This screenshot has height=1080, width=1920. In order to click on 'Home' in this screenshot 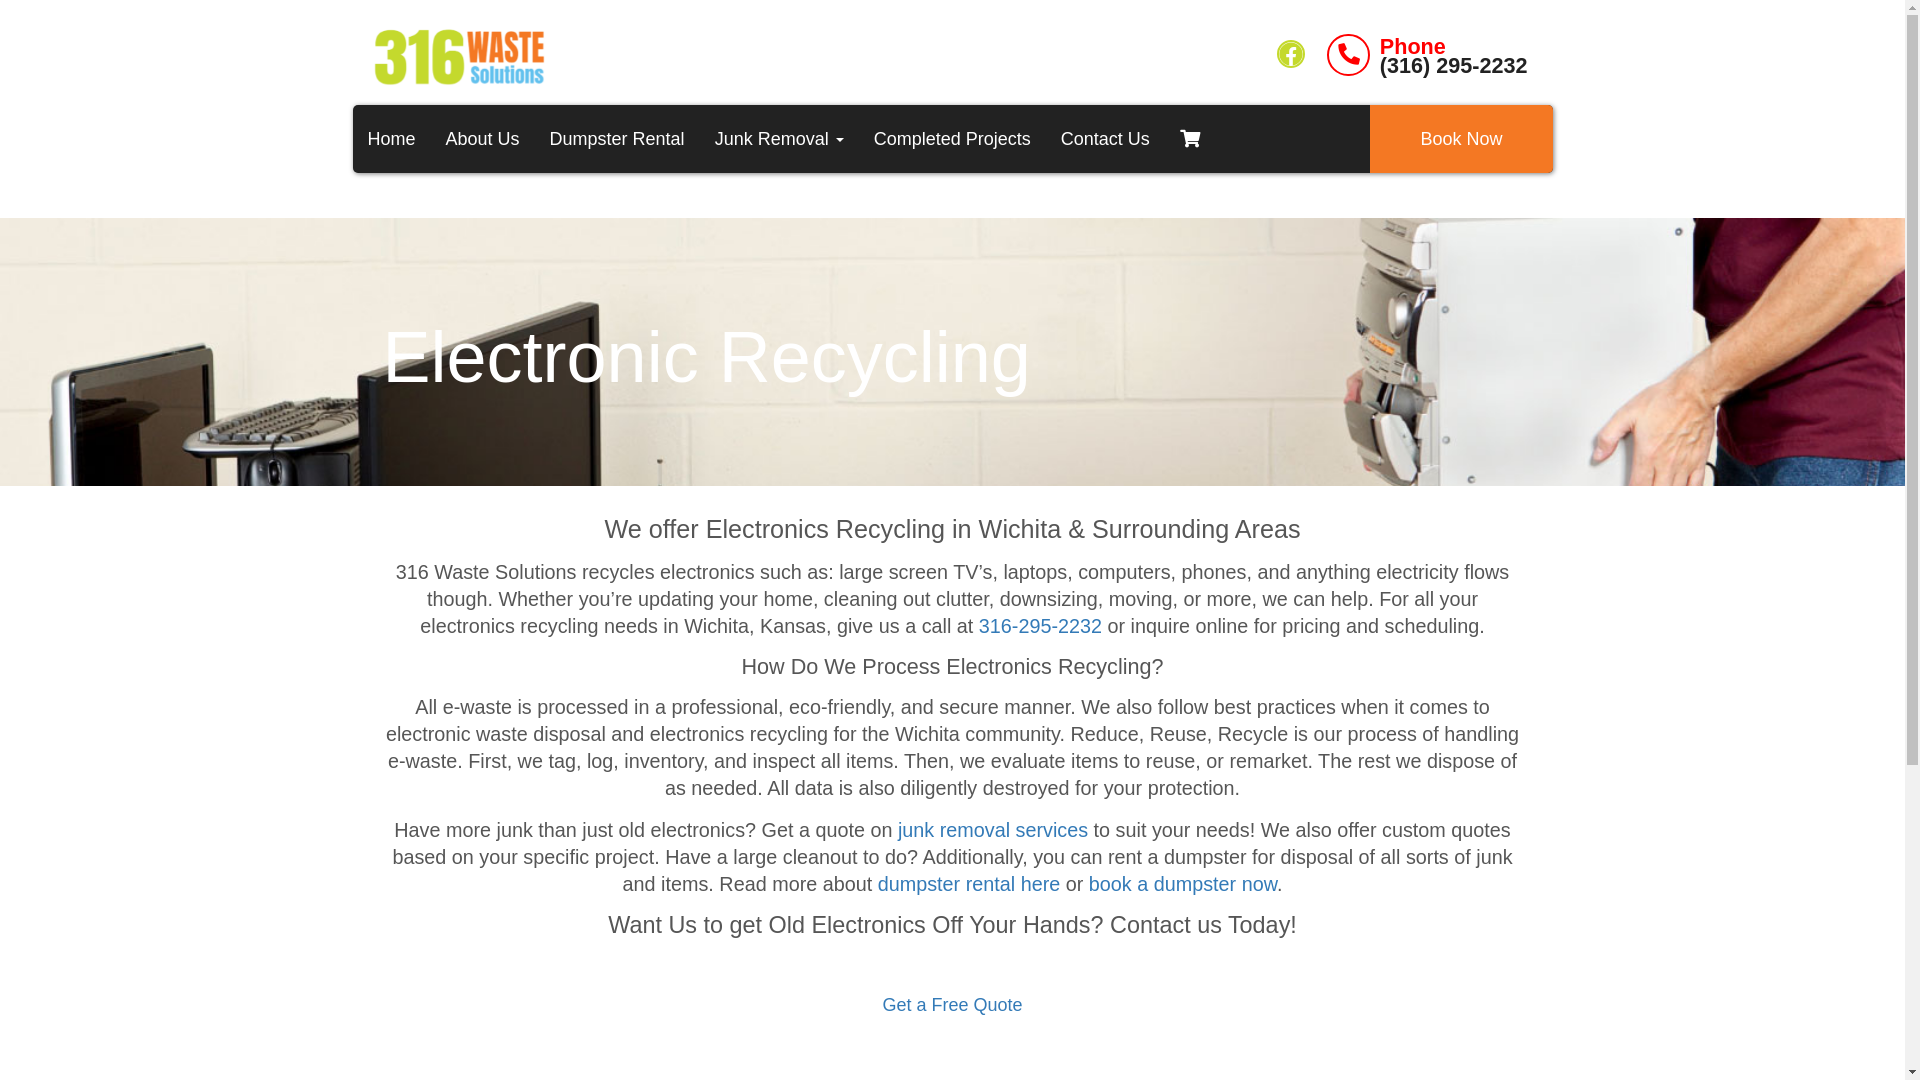, I will do `click(390, 137)`.